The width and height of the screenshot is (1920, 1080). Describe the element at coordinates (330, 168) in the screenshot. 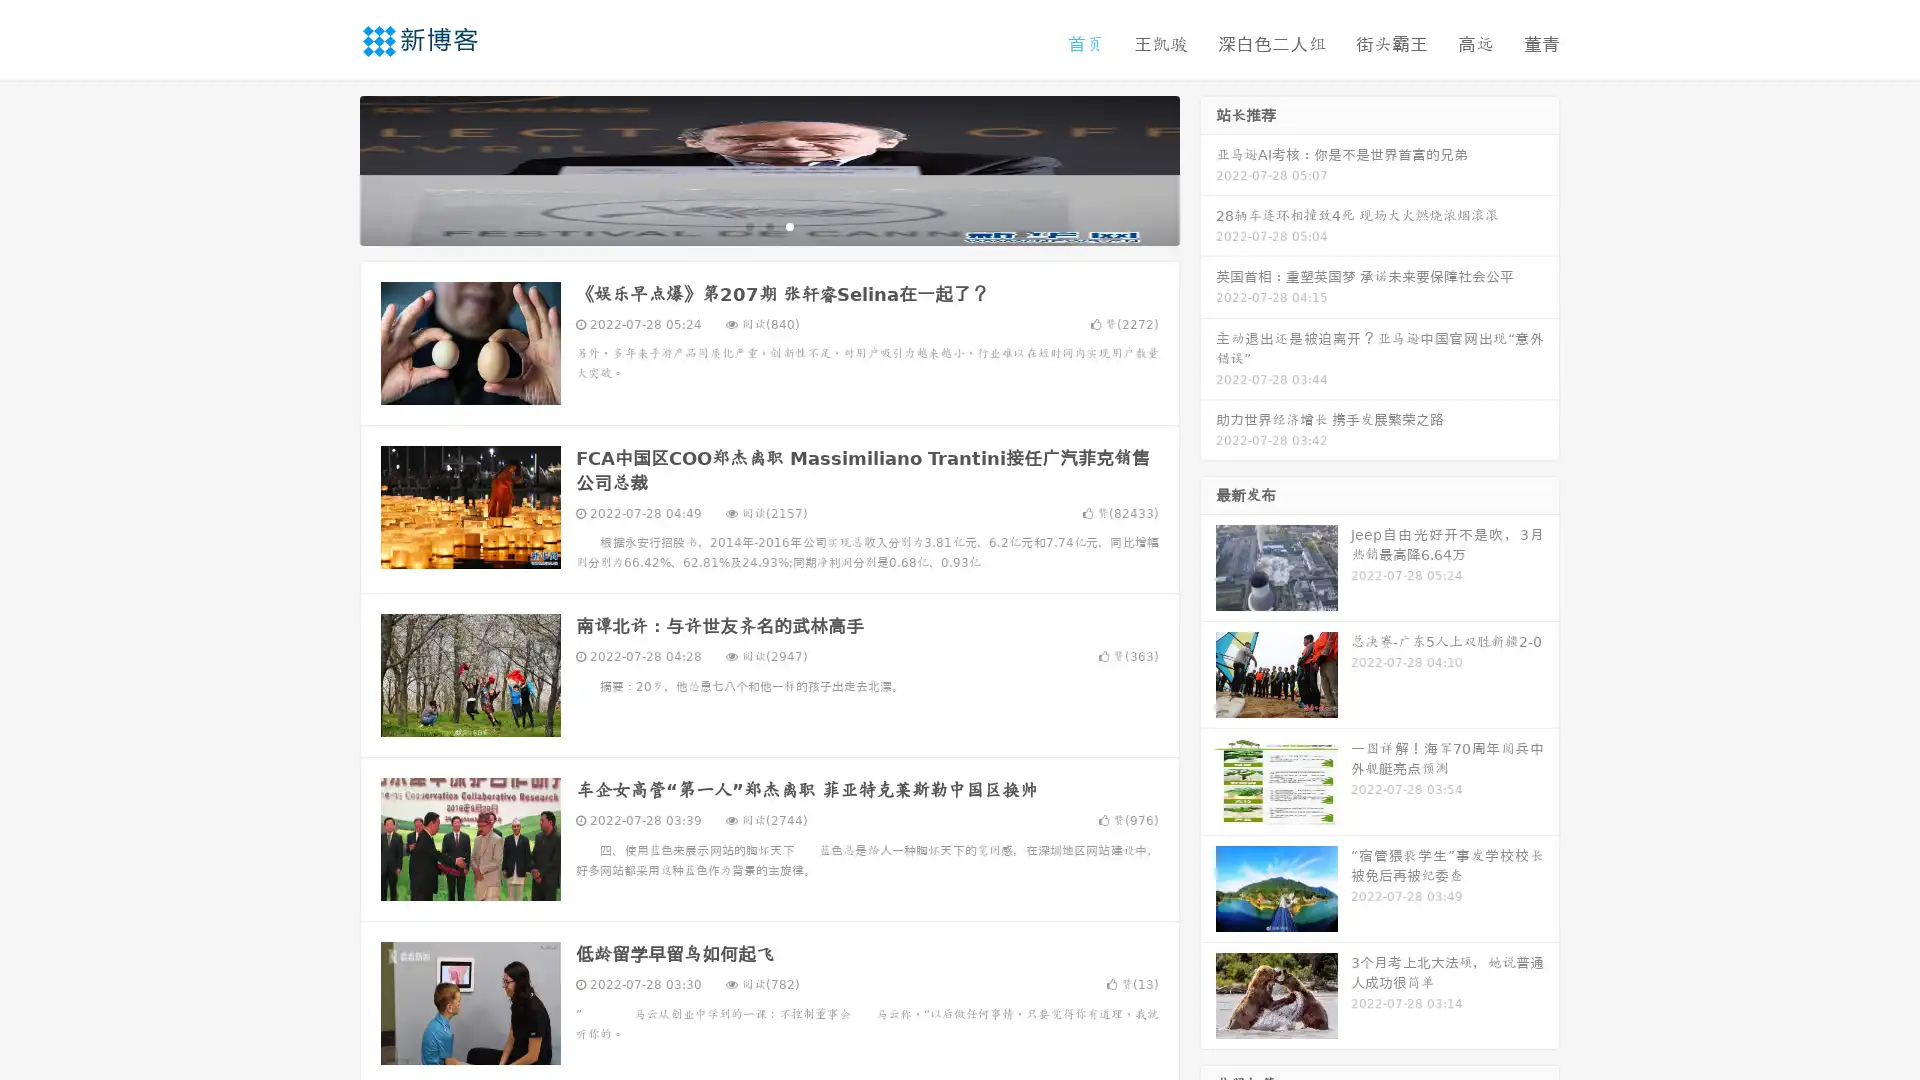

I see `Previous slide` at that location.